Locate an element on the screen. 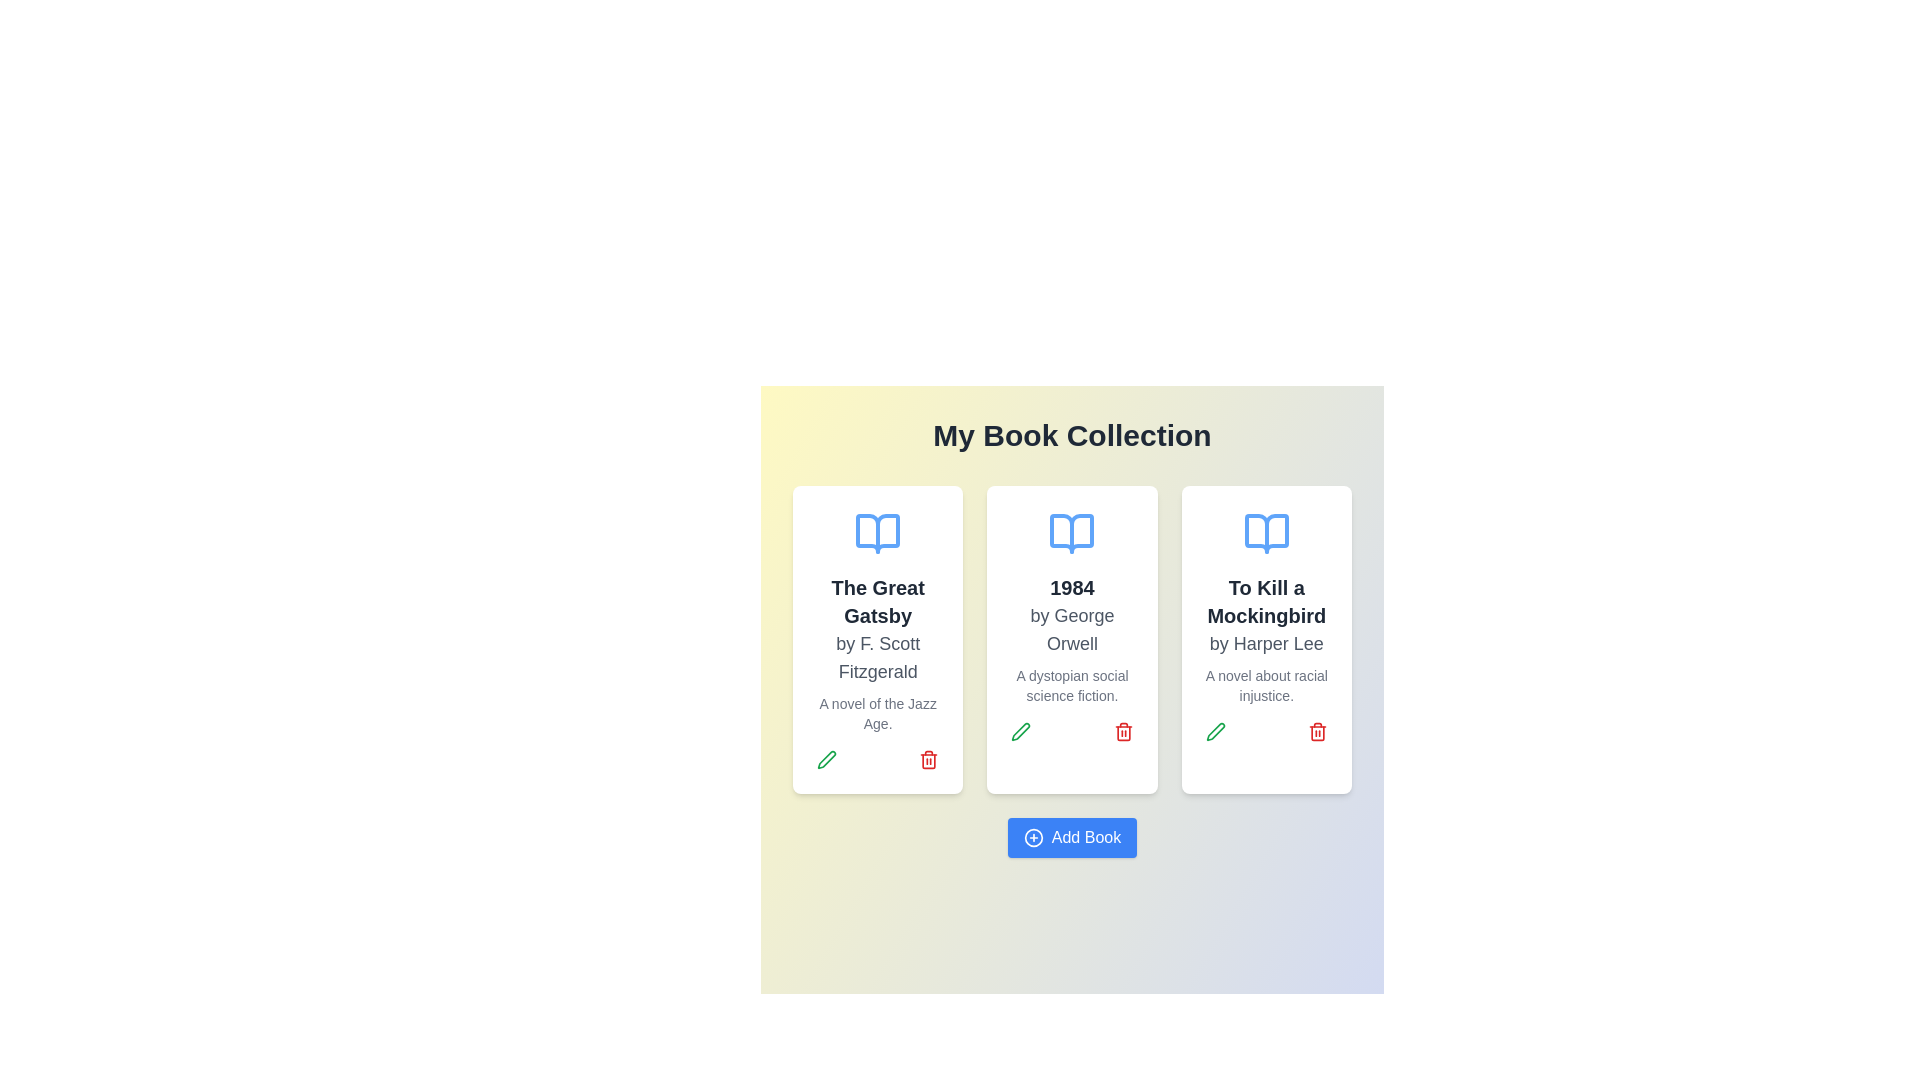 The width and height of the screenshot is (1920, 1080). the static text element that provides a brief descriptor for the book '1984' by George Orwell, located in the middle card of a three-card row layout is located at coordinates (1071, 685).